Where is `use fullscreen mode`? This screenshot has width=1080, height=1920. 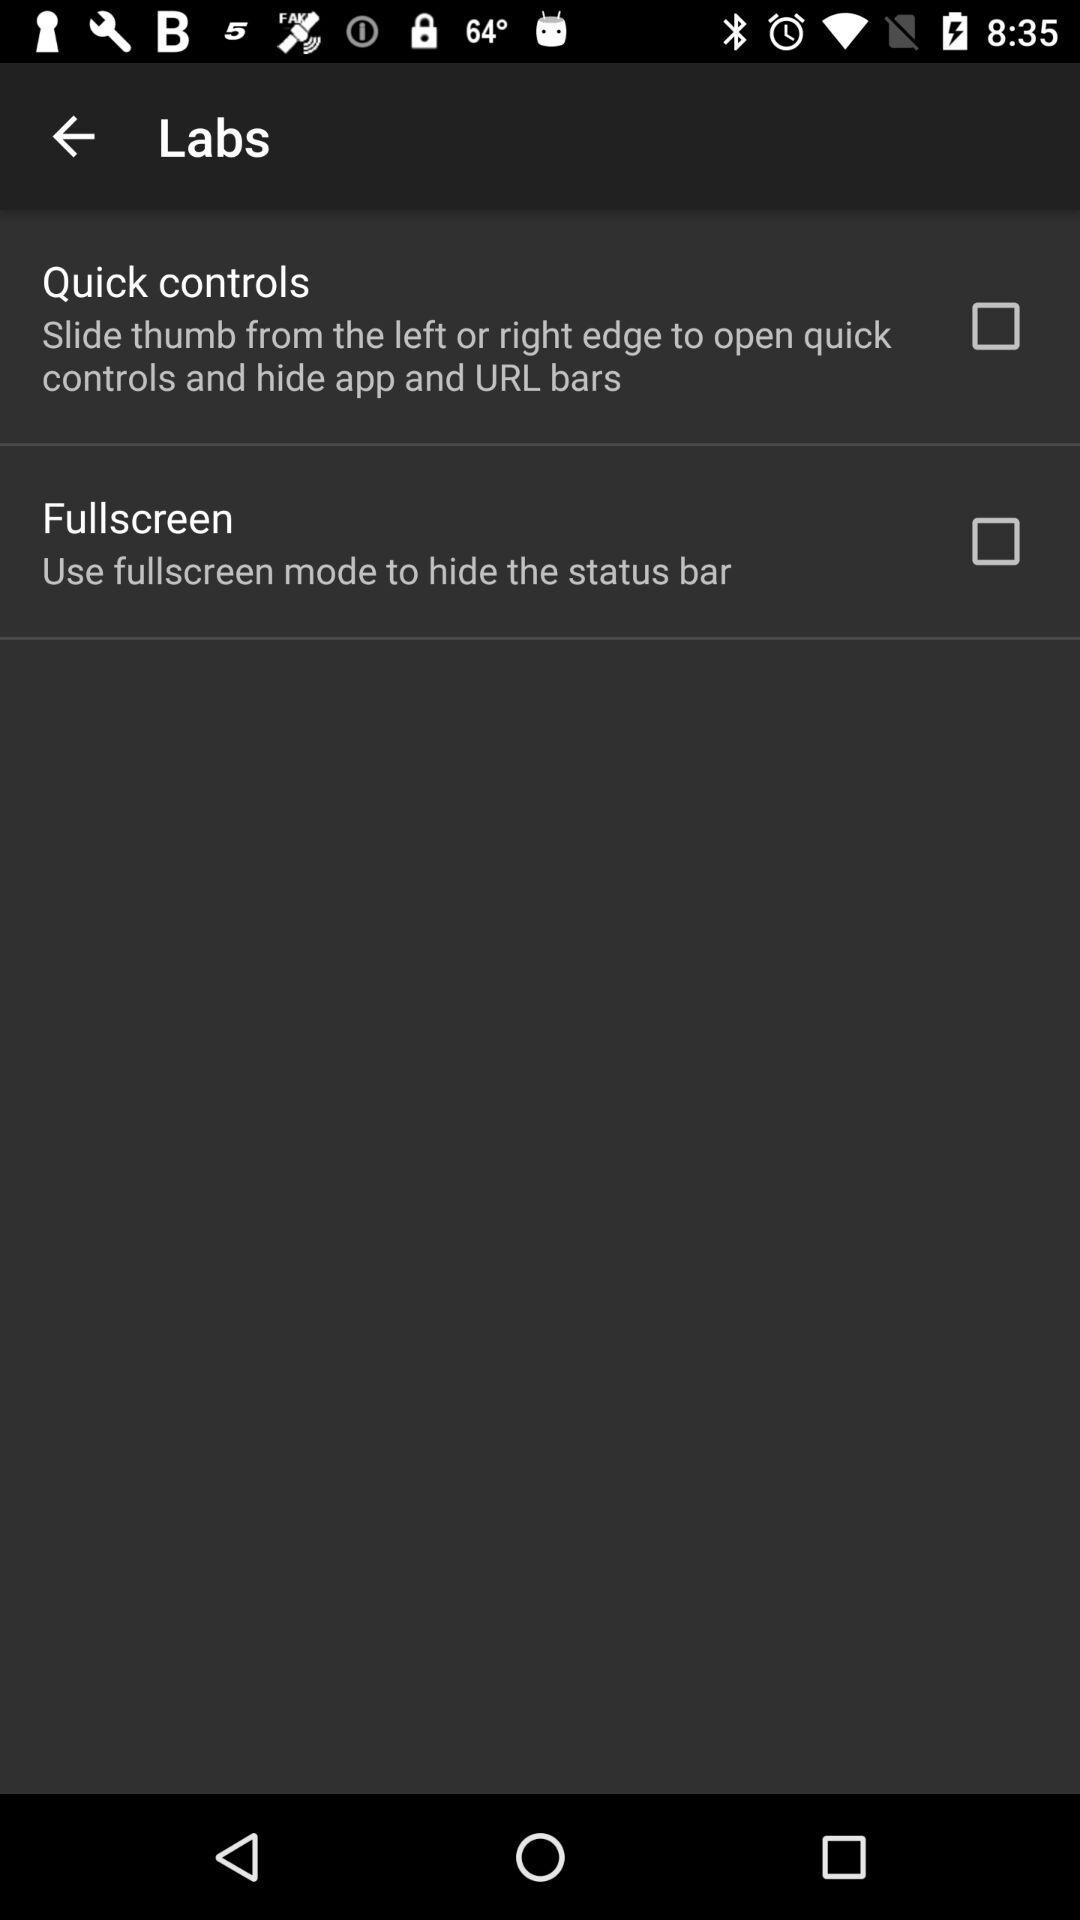
use fullscreen mode is located at coordinates (386, 569).